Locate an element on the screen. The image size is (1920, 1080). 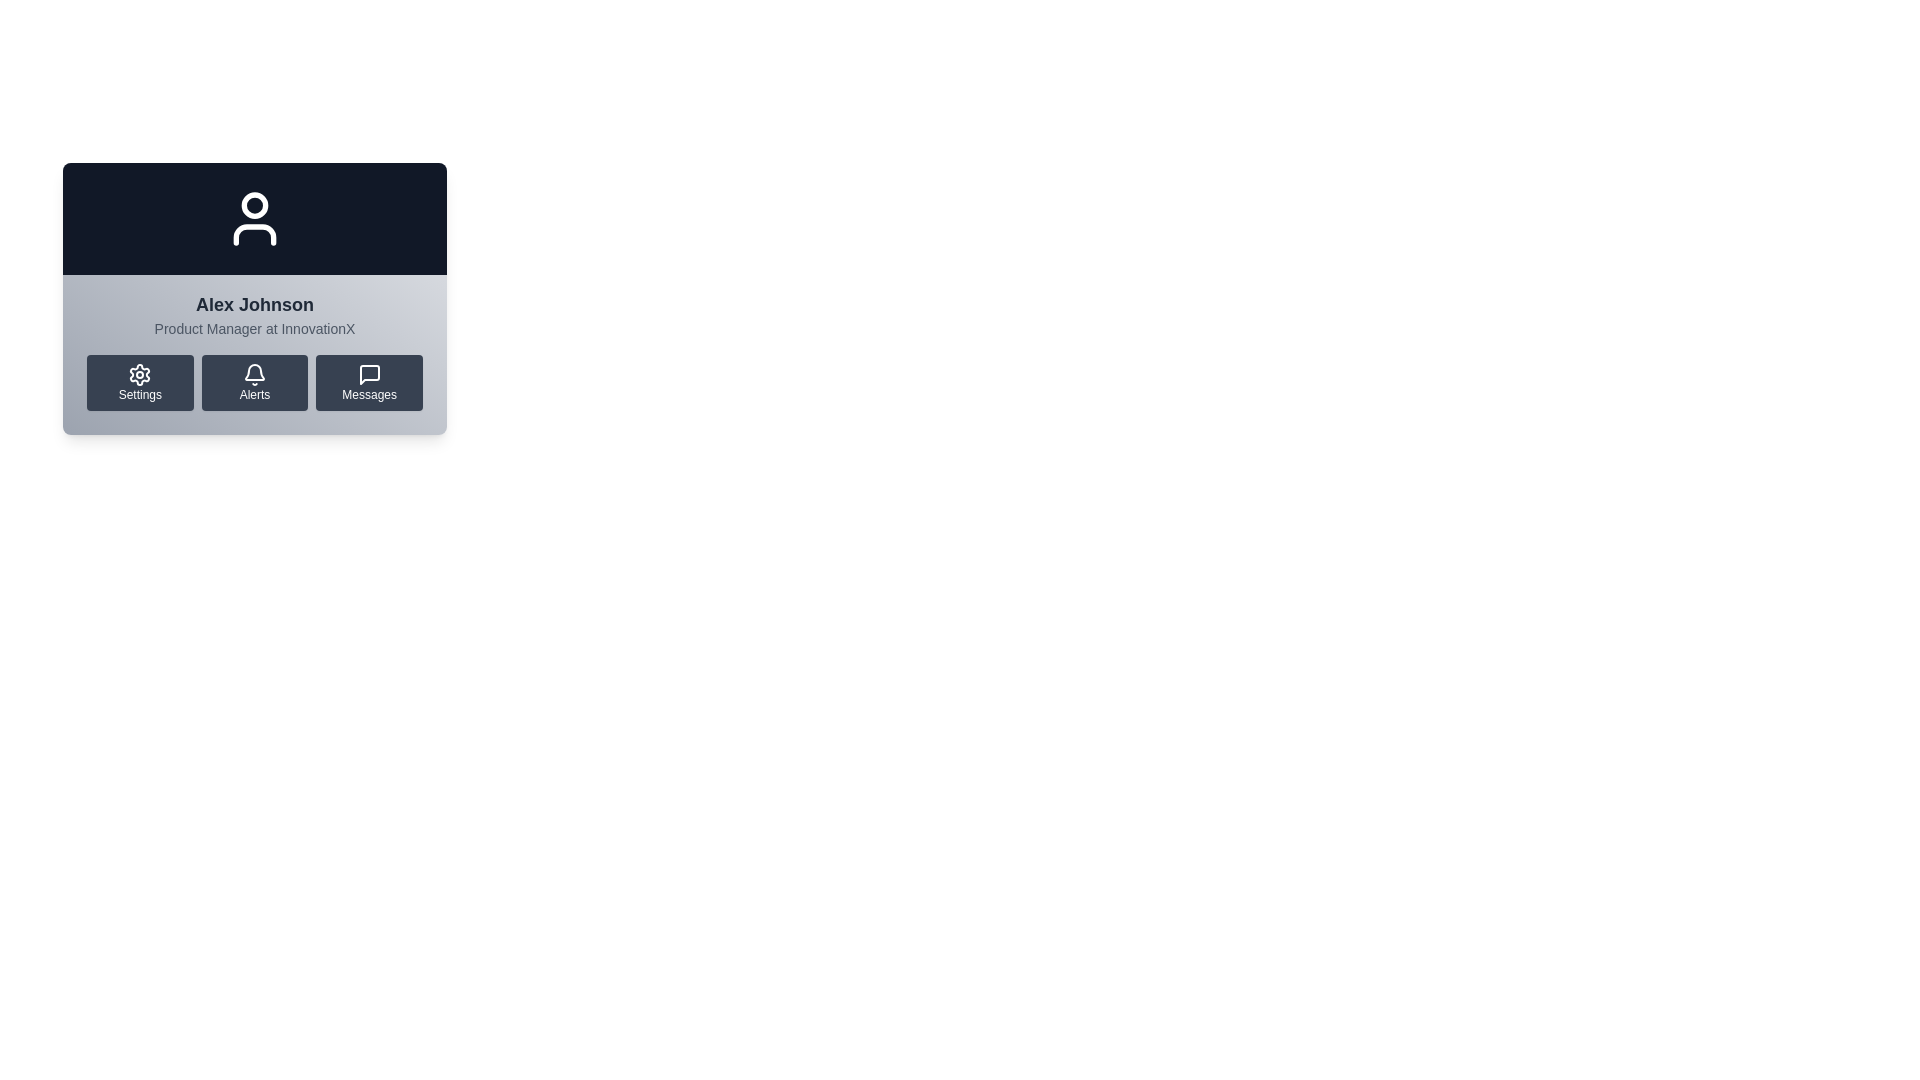
the gear icon button, which is the first button from the left in a row of three buttons at the bottom section of a user card component is located at coordinates (139, 374).